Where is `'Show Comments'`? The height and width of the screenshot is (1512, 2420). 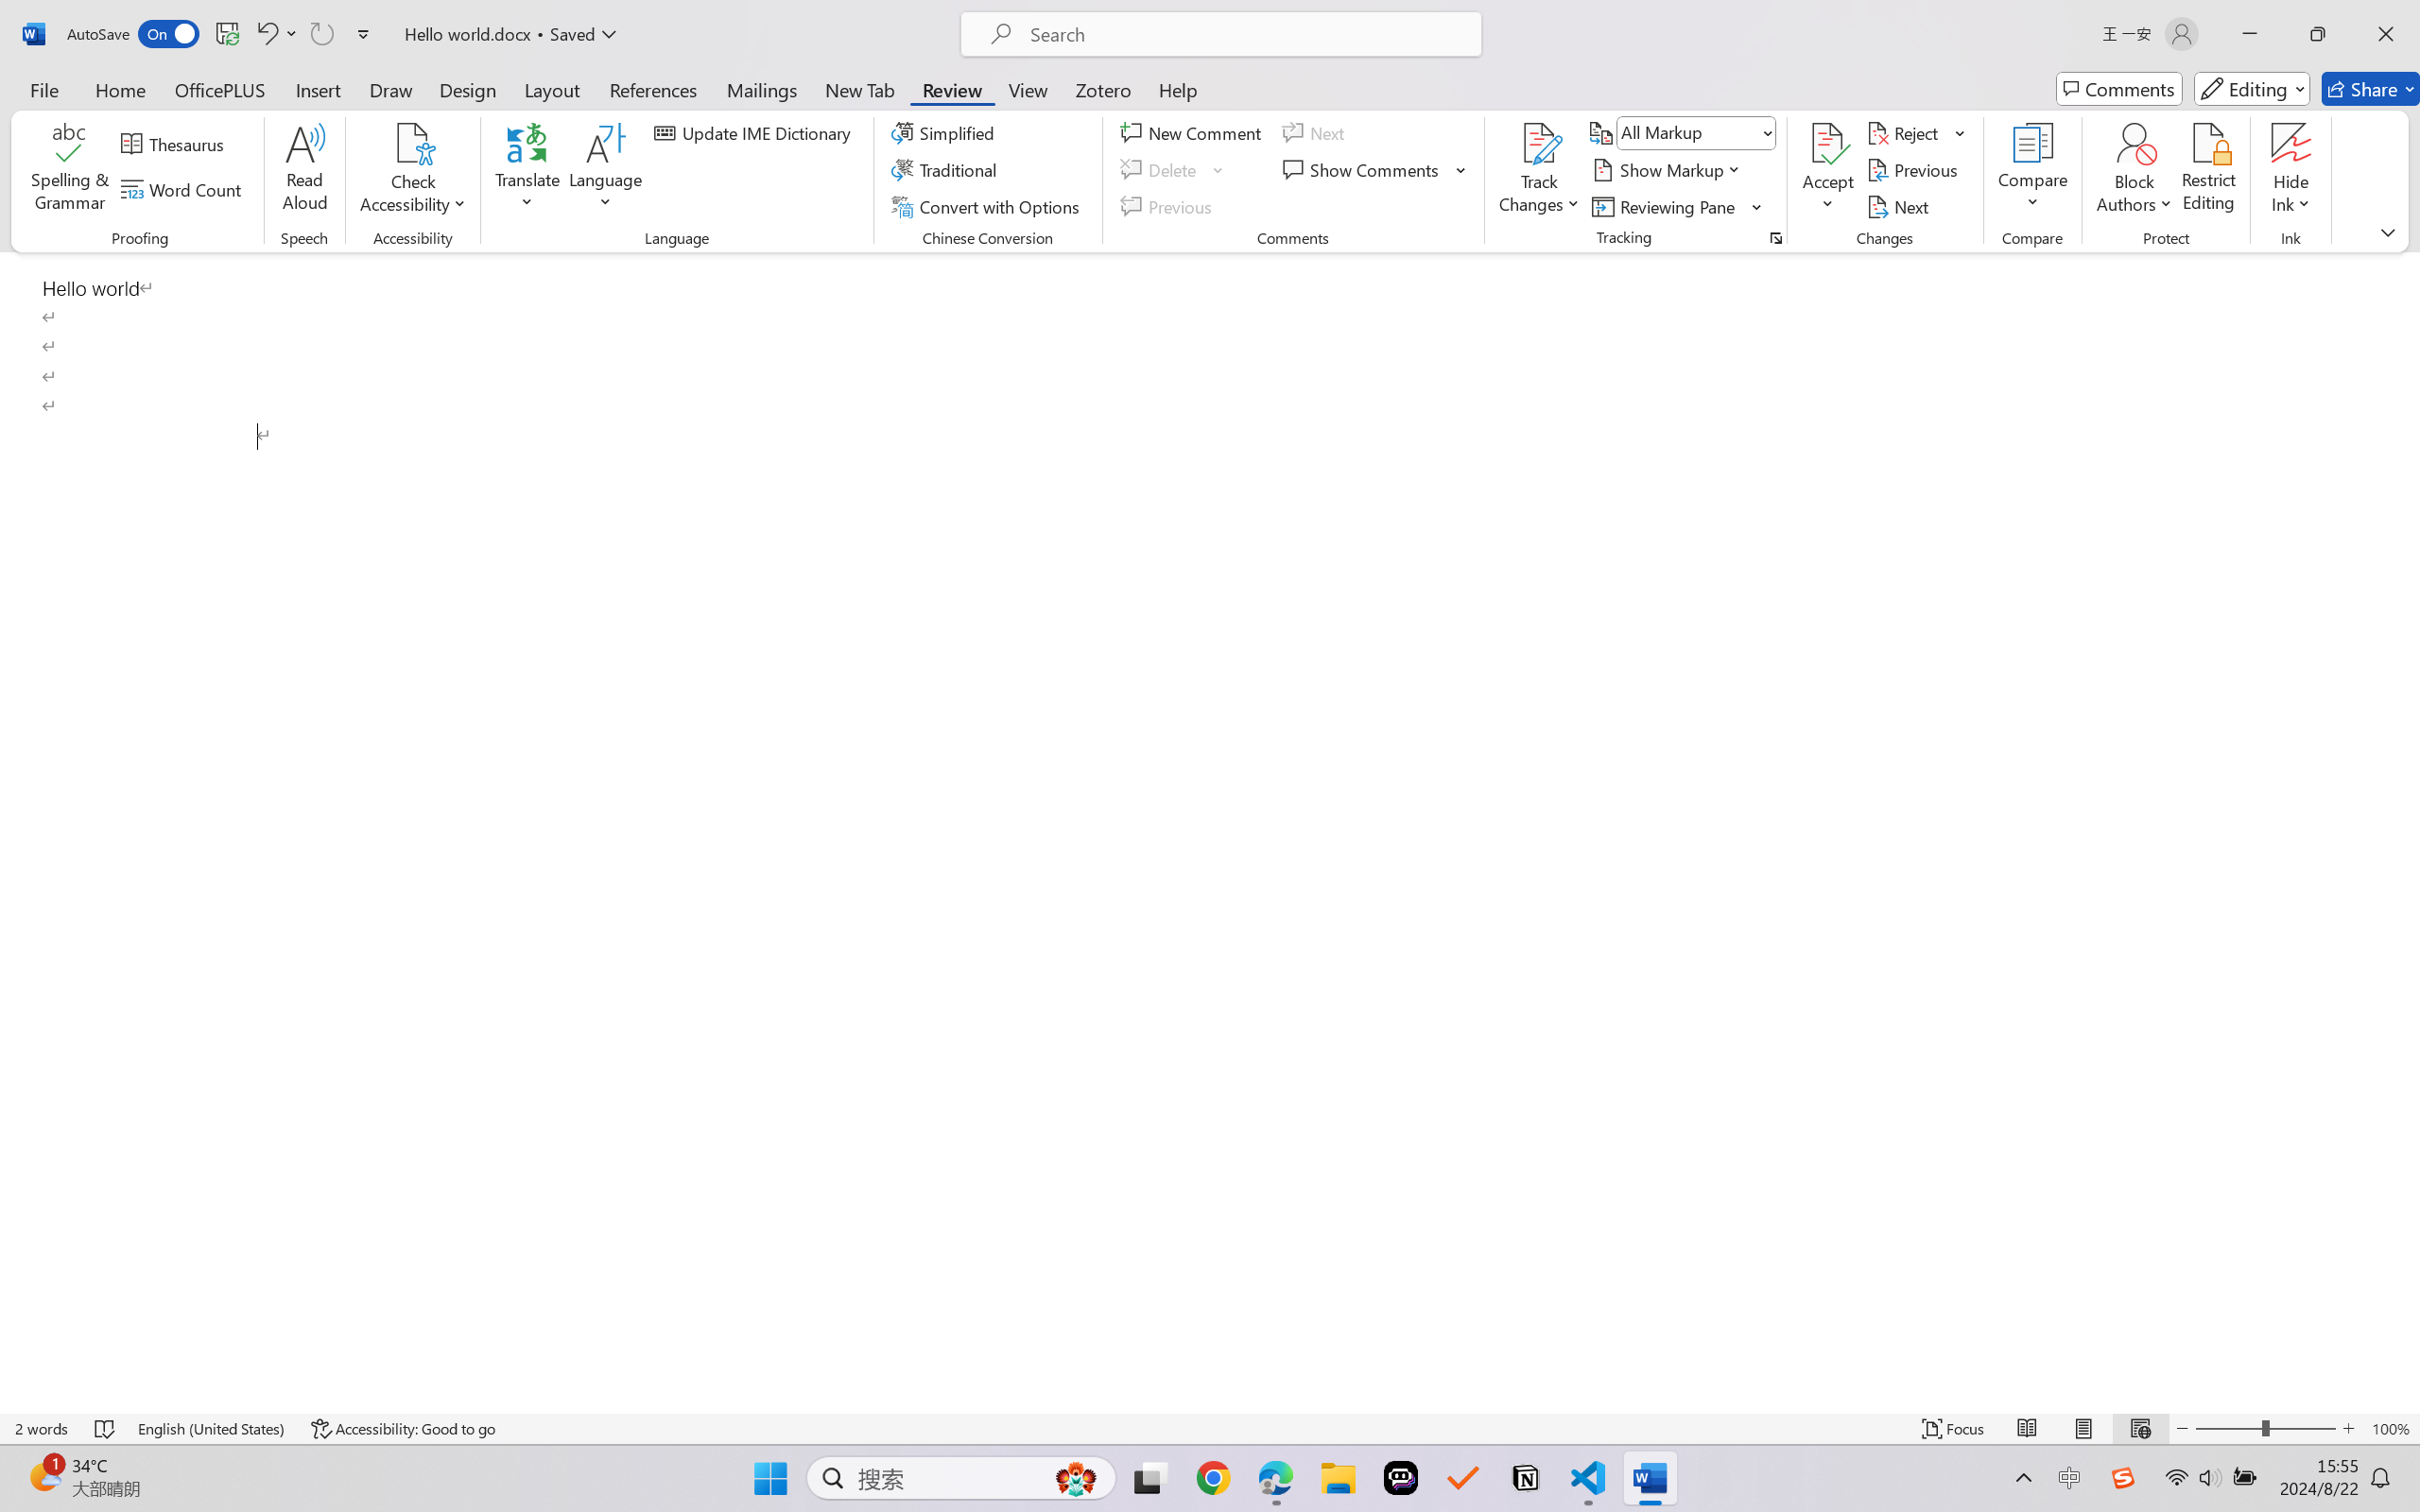 'Show Comments' is located at coordinates (1363, 170).